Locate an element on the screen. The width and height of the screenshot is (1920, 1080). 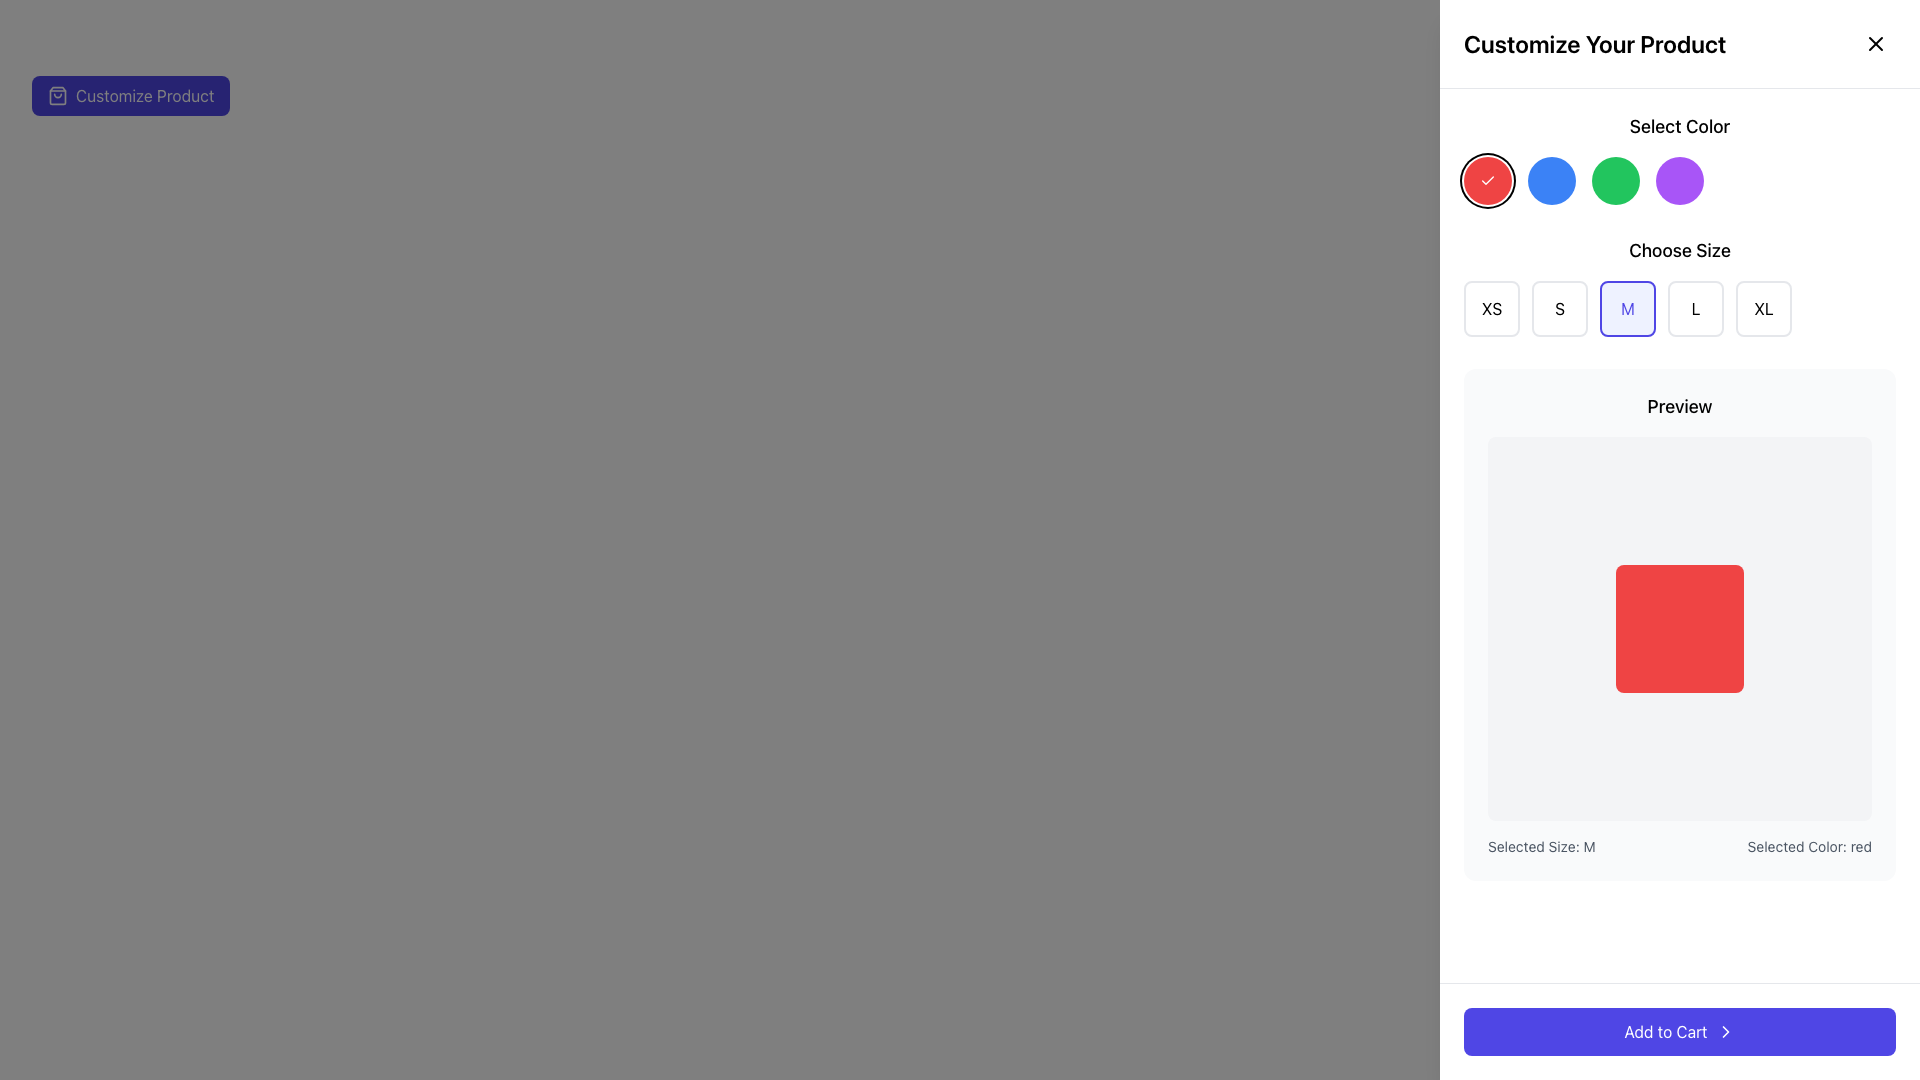
the 'Customize Product' button, which is represented by an icon on the left side of the button is located at coordinates (57, 96).